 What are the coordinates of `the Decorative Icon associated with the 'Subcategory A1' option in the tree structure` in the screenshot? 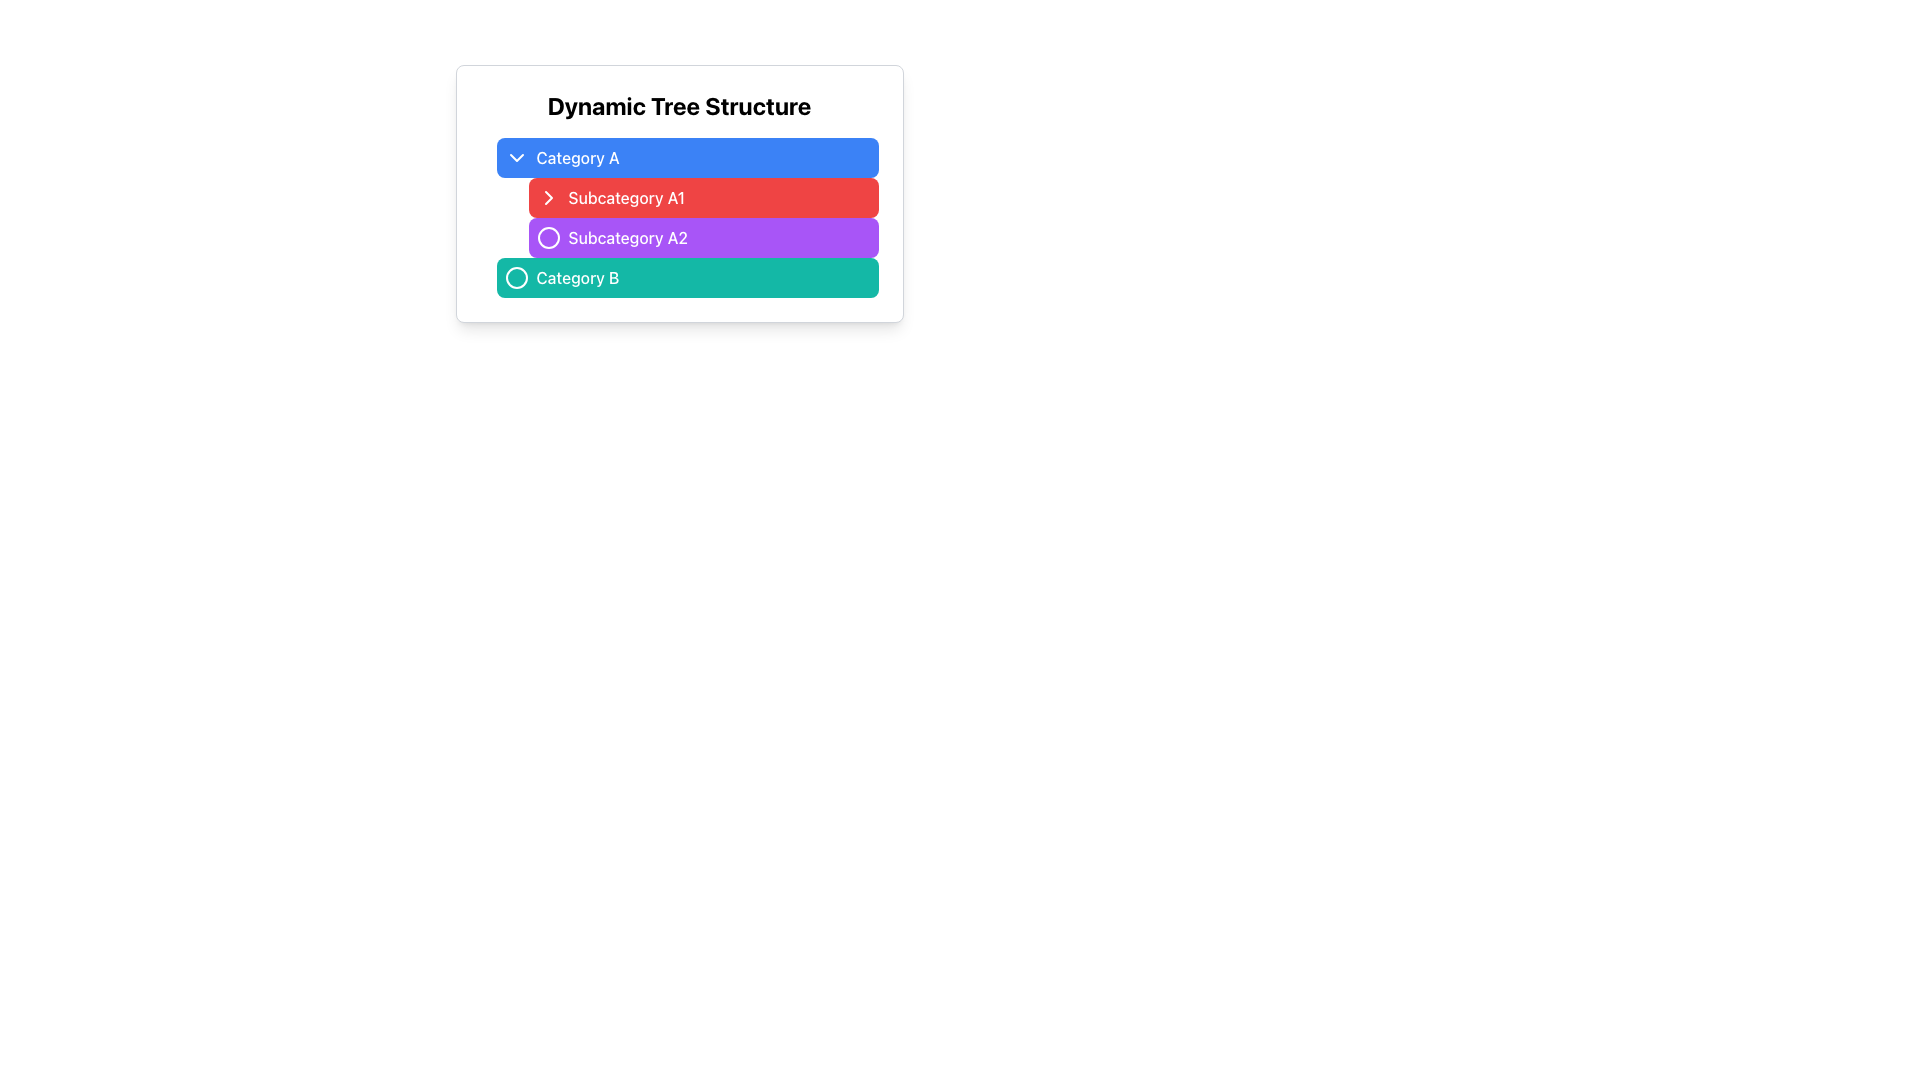 It's located at (548, 197).